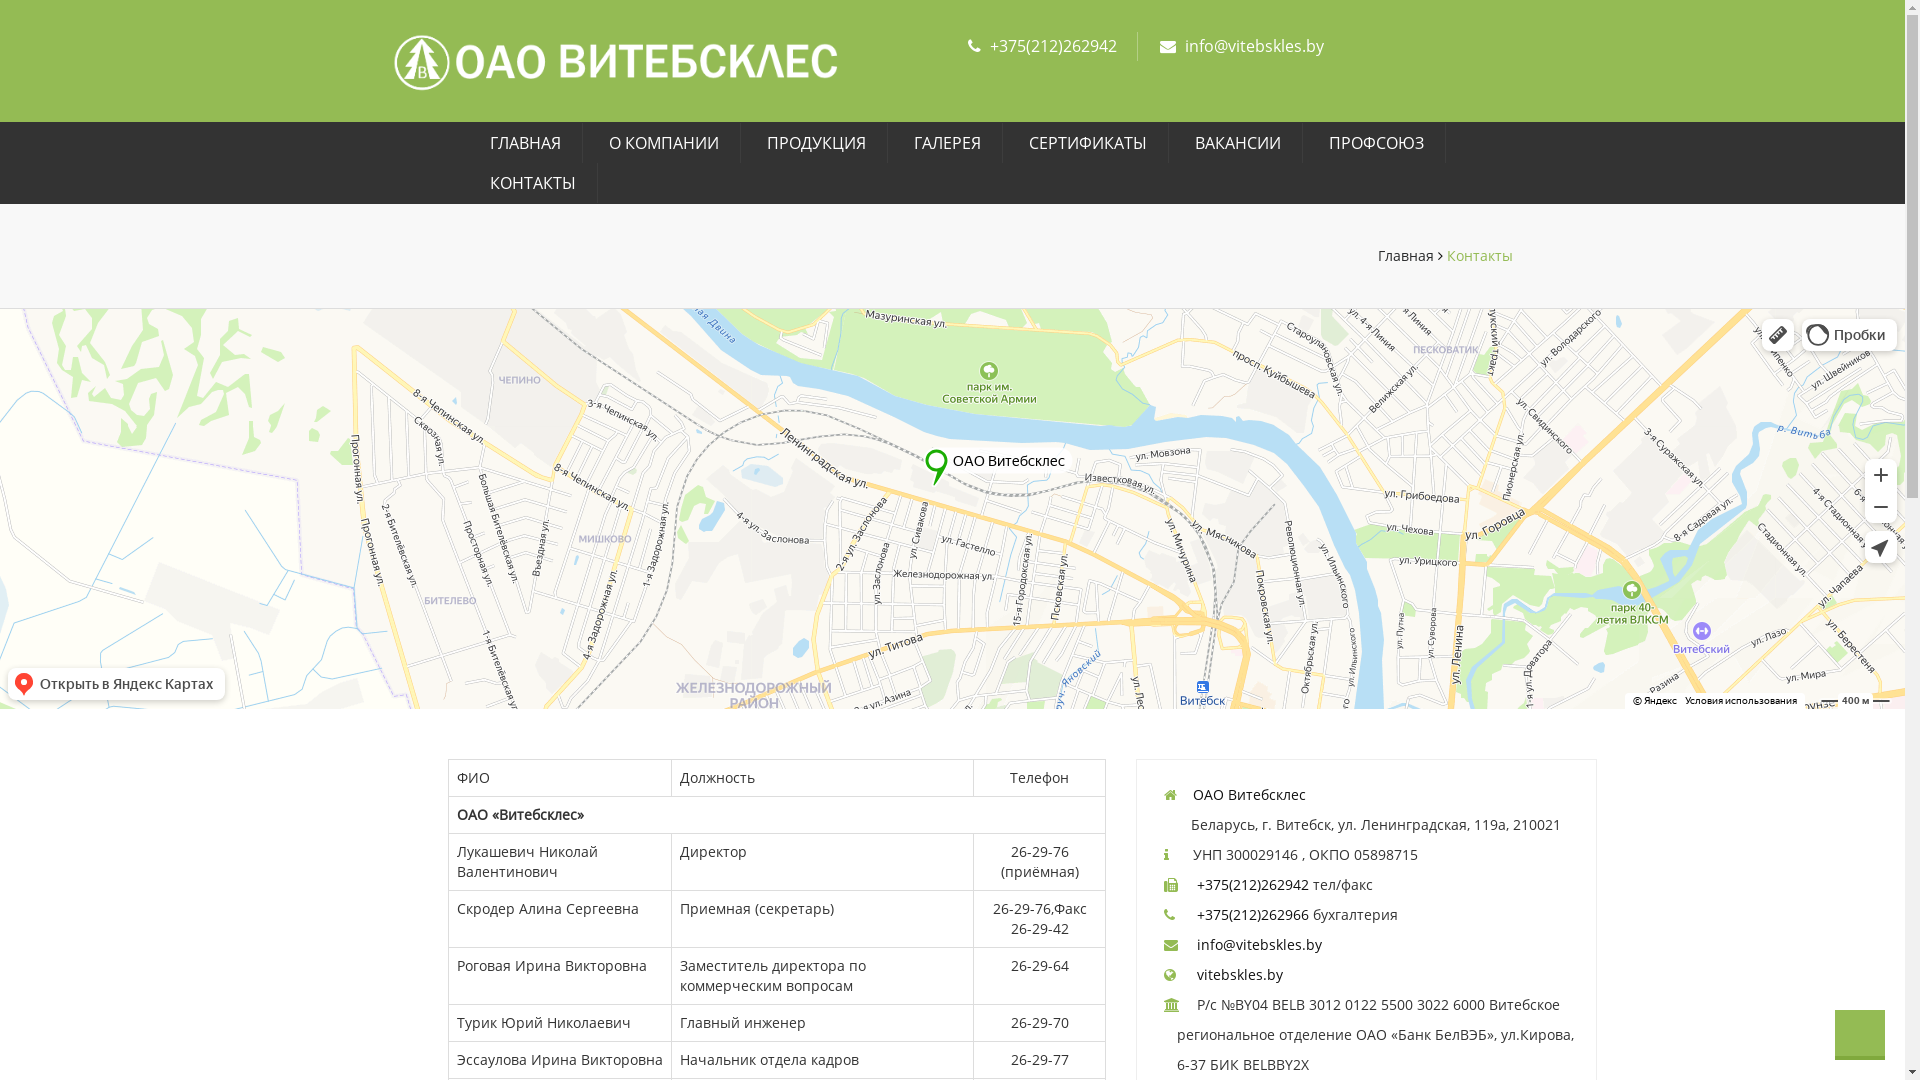 The image size is (1920, 1080). What do you see at coordinates (1184, 45) in the screenshot?
I see `'info@vitebskles.by'` at bounding box center [1184, 45].